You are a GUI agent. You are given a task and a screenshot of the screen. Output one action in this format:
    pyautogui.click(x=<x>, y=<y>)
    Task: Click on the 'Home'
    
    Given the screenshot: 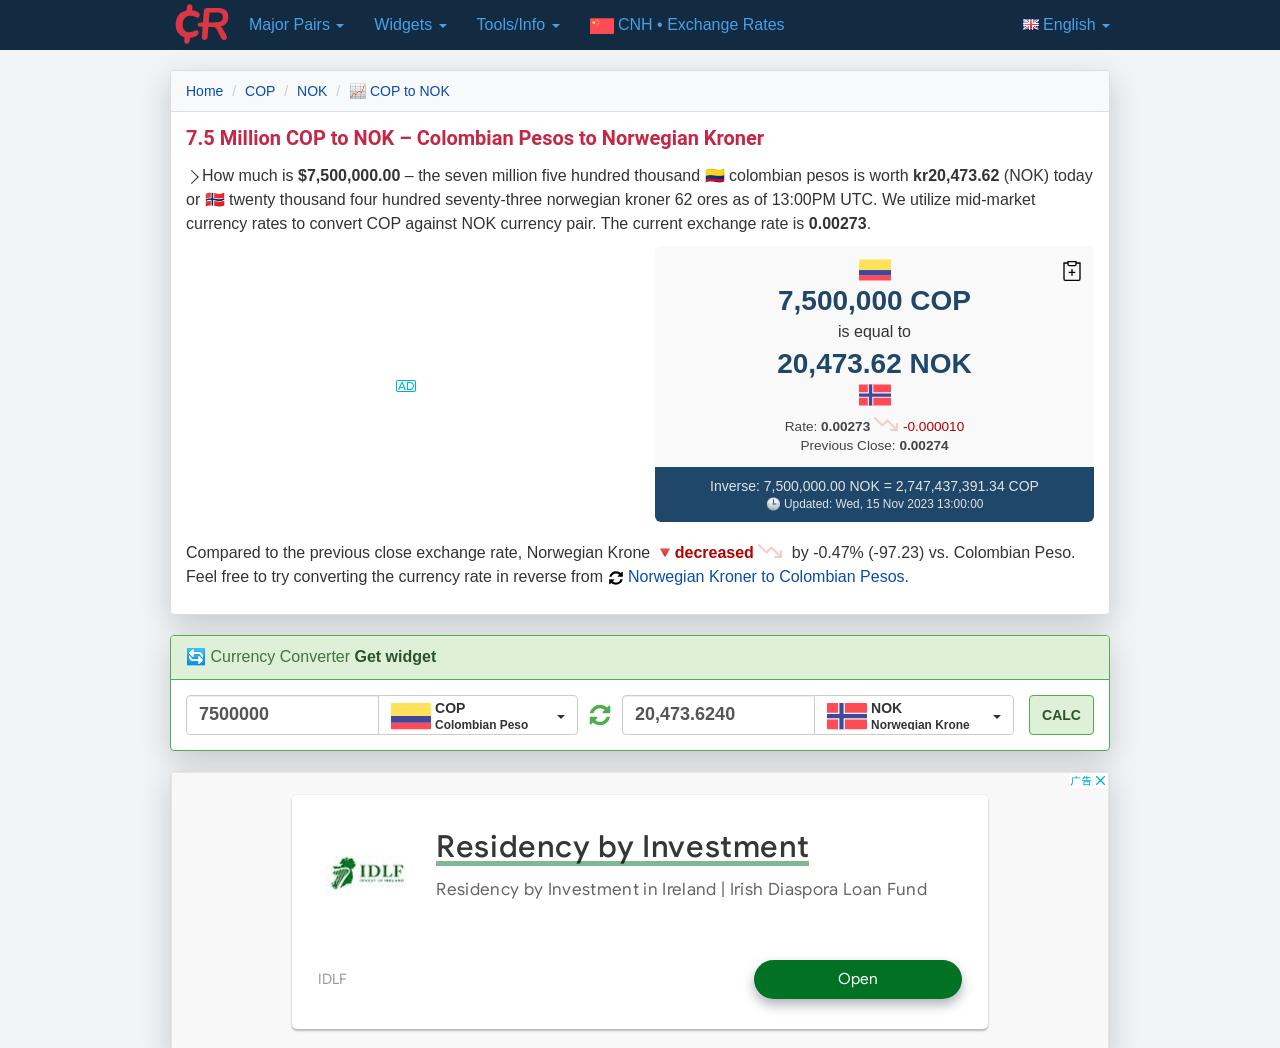 What is the action you would take?
    pyautogui.click(x=204, y=89)
    